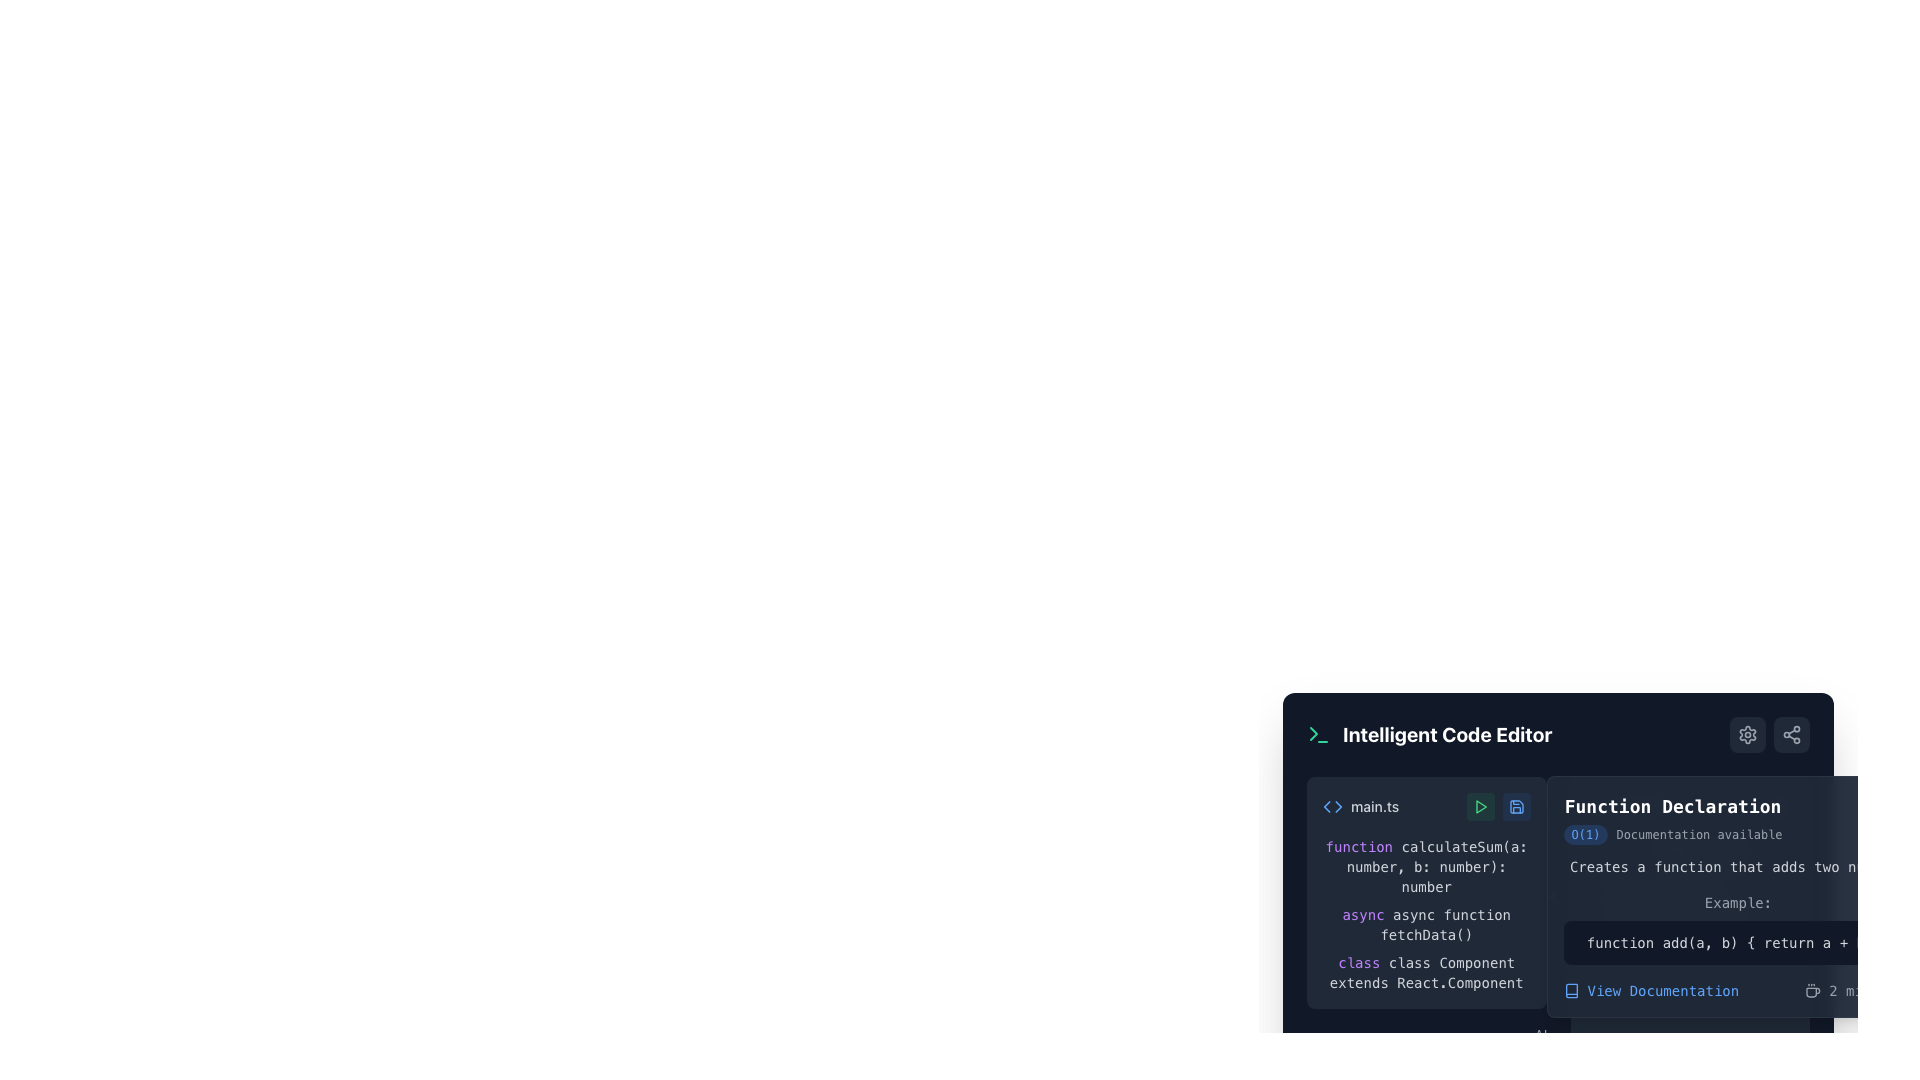 This screenshot has width=1920, height=1080. Describe the element at coordinates (1737, 942) in the screenshot. I see `the code block displaying the JavaScript function 'function add(a, b) { return a + b; }' with a dark background and light text, located within the section titled 'Example:' in the code editor interface` at that location.